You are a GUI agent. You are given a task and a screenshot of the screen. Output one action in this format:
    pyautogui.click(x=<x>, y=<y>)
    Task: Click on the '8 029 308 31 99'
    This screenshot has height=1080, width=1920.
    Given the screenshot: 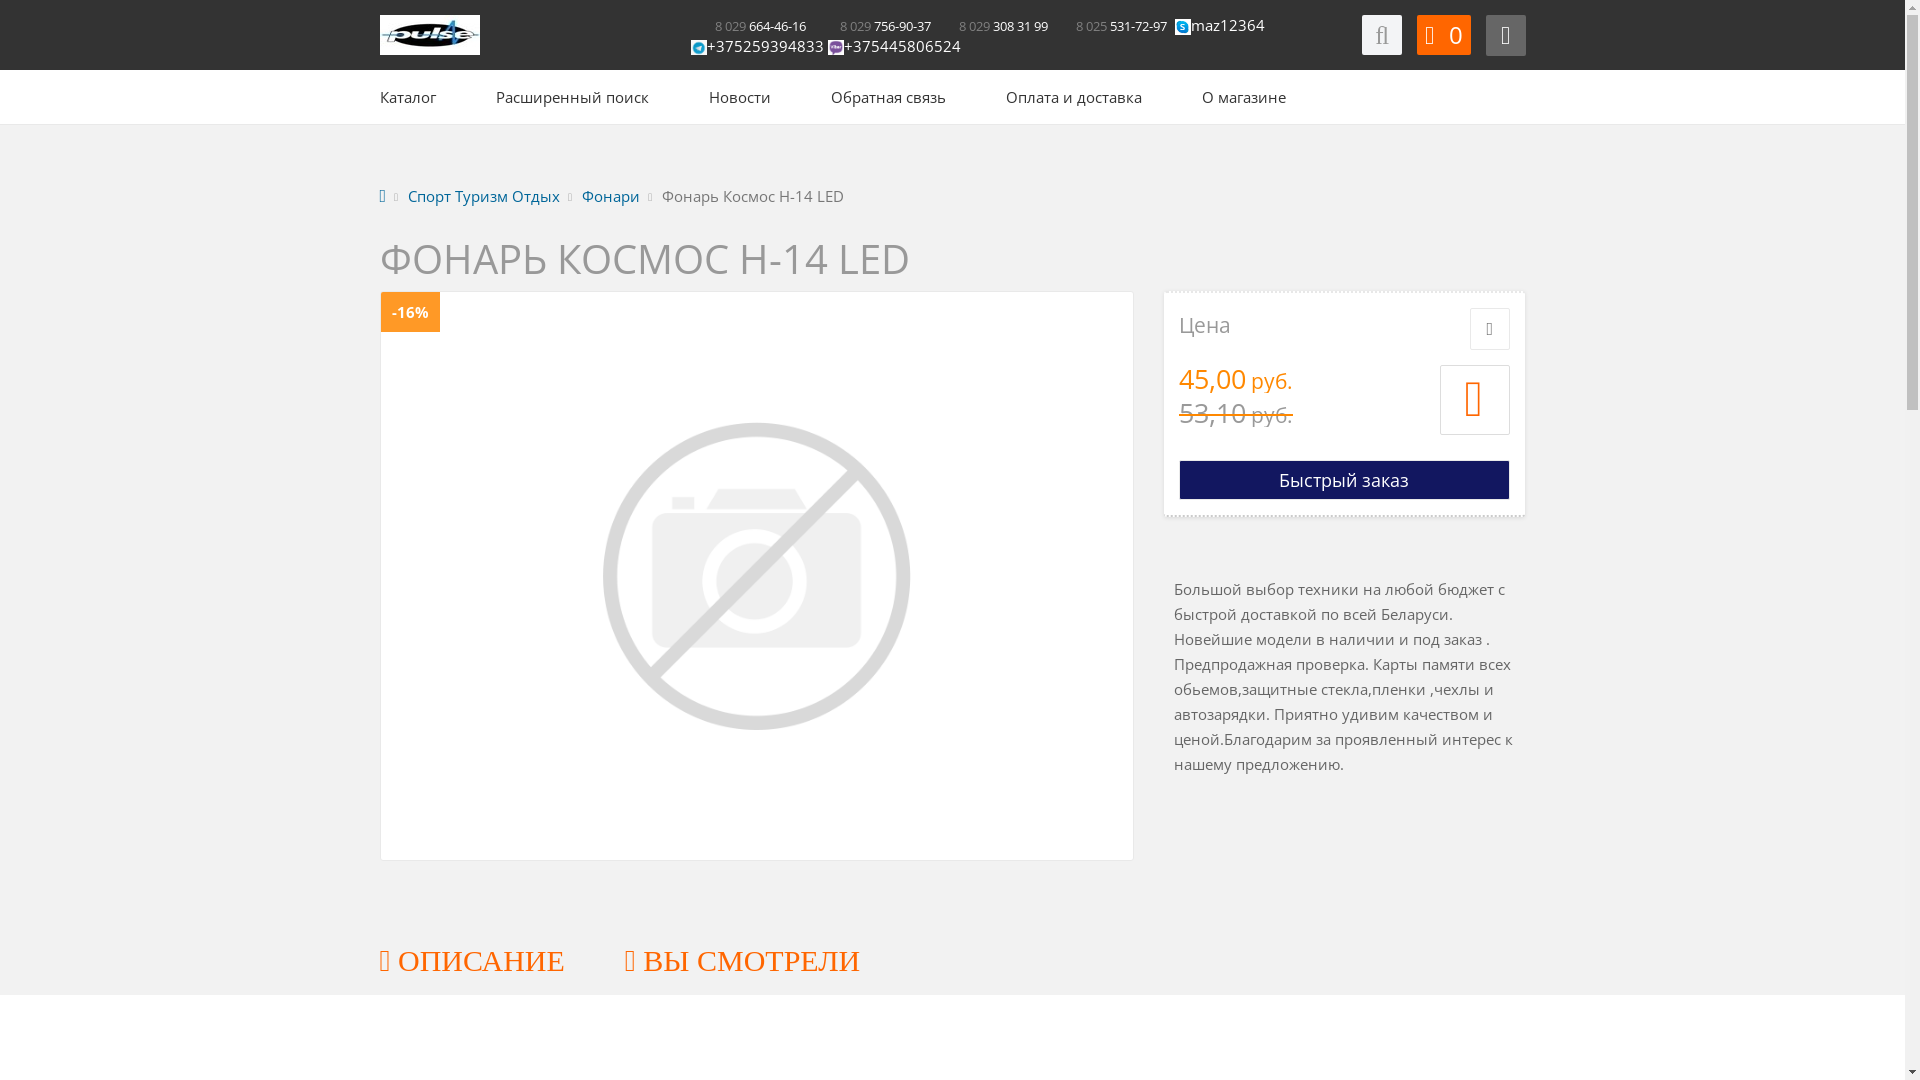 What is the action you would take?
    pyautogui.click(x=990, y=24)
    